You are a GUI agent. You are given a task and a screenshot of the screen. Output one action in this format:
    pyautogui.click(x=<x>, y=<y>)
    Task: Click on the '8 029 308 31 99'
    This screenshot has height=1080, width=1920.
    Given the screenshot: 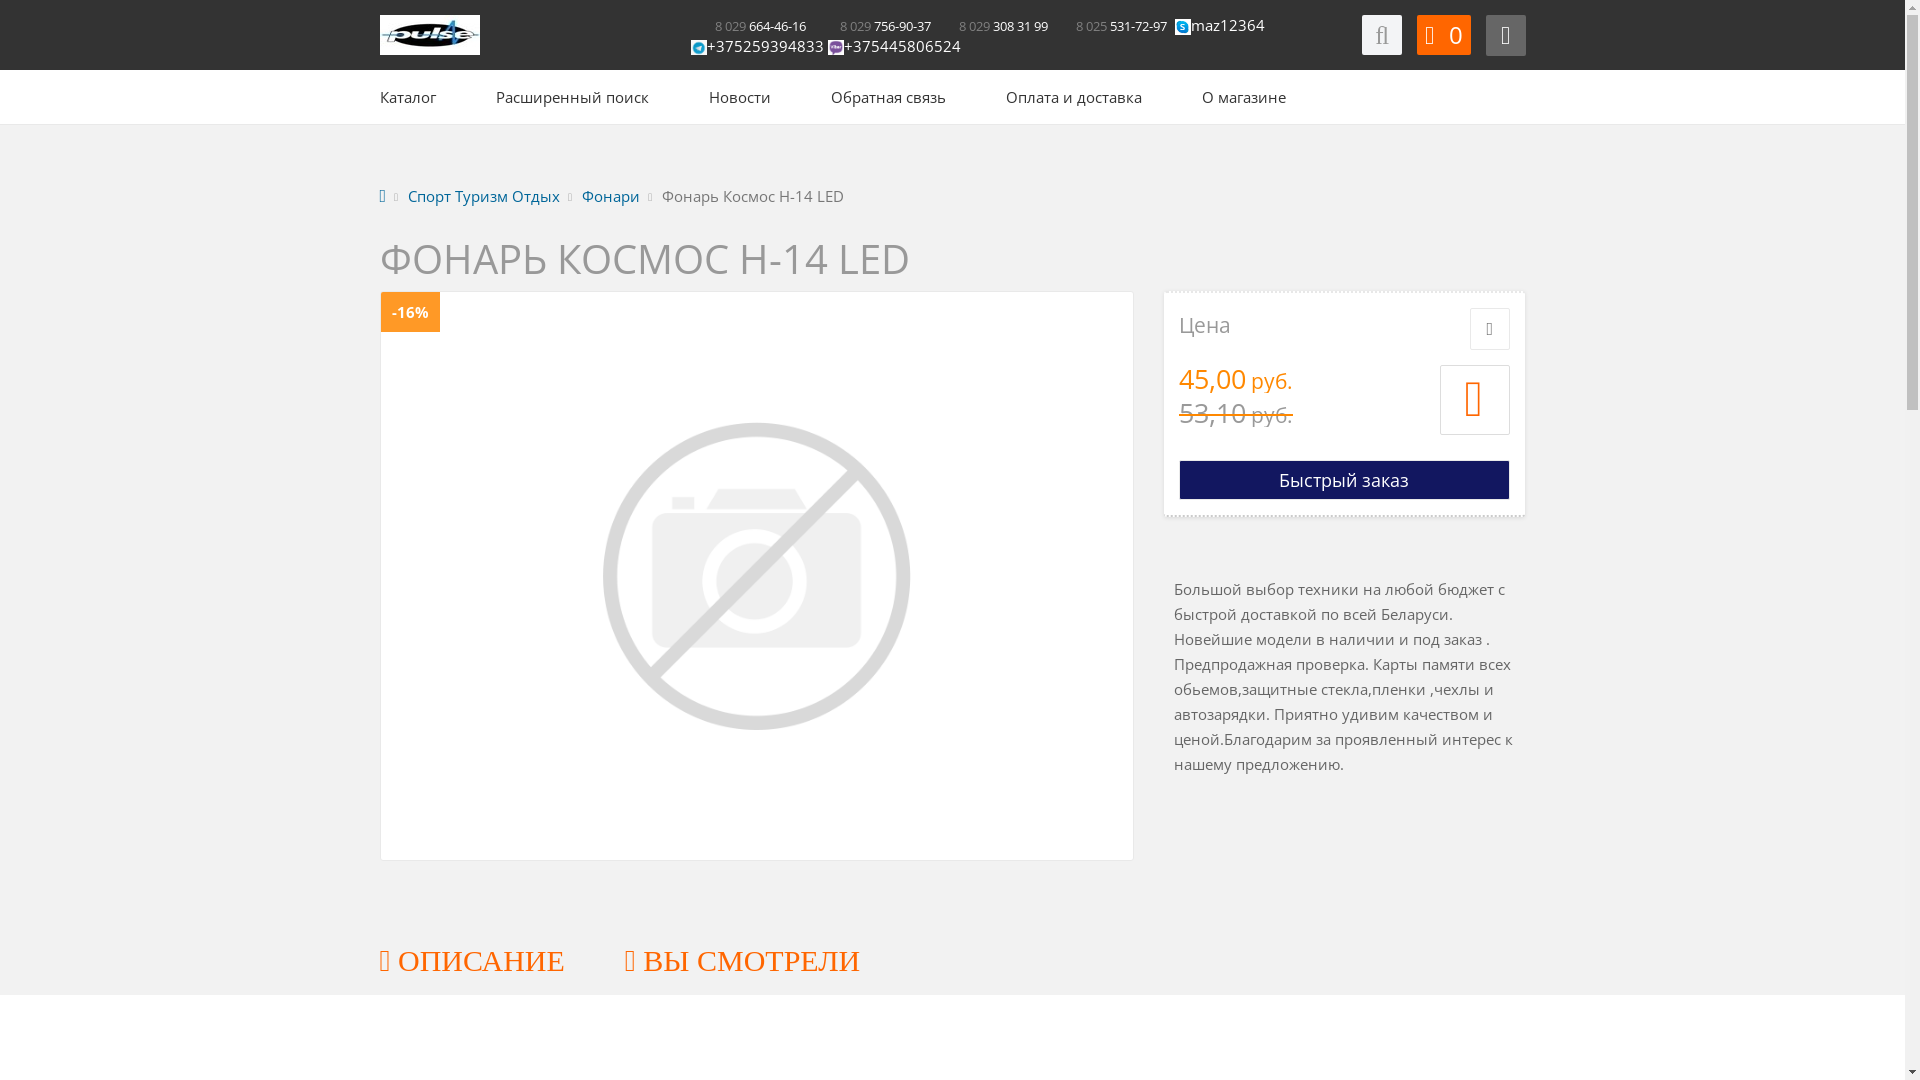 What is the action you would take?
    pyautogui.click(x=990, y=24)
    